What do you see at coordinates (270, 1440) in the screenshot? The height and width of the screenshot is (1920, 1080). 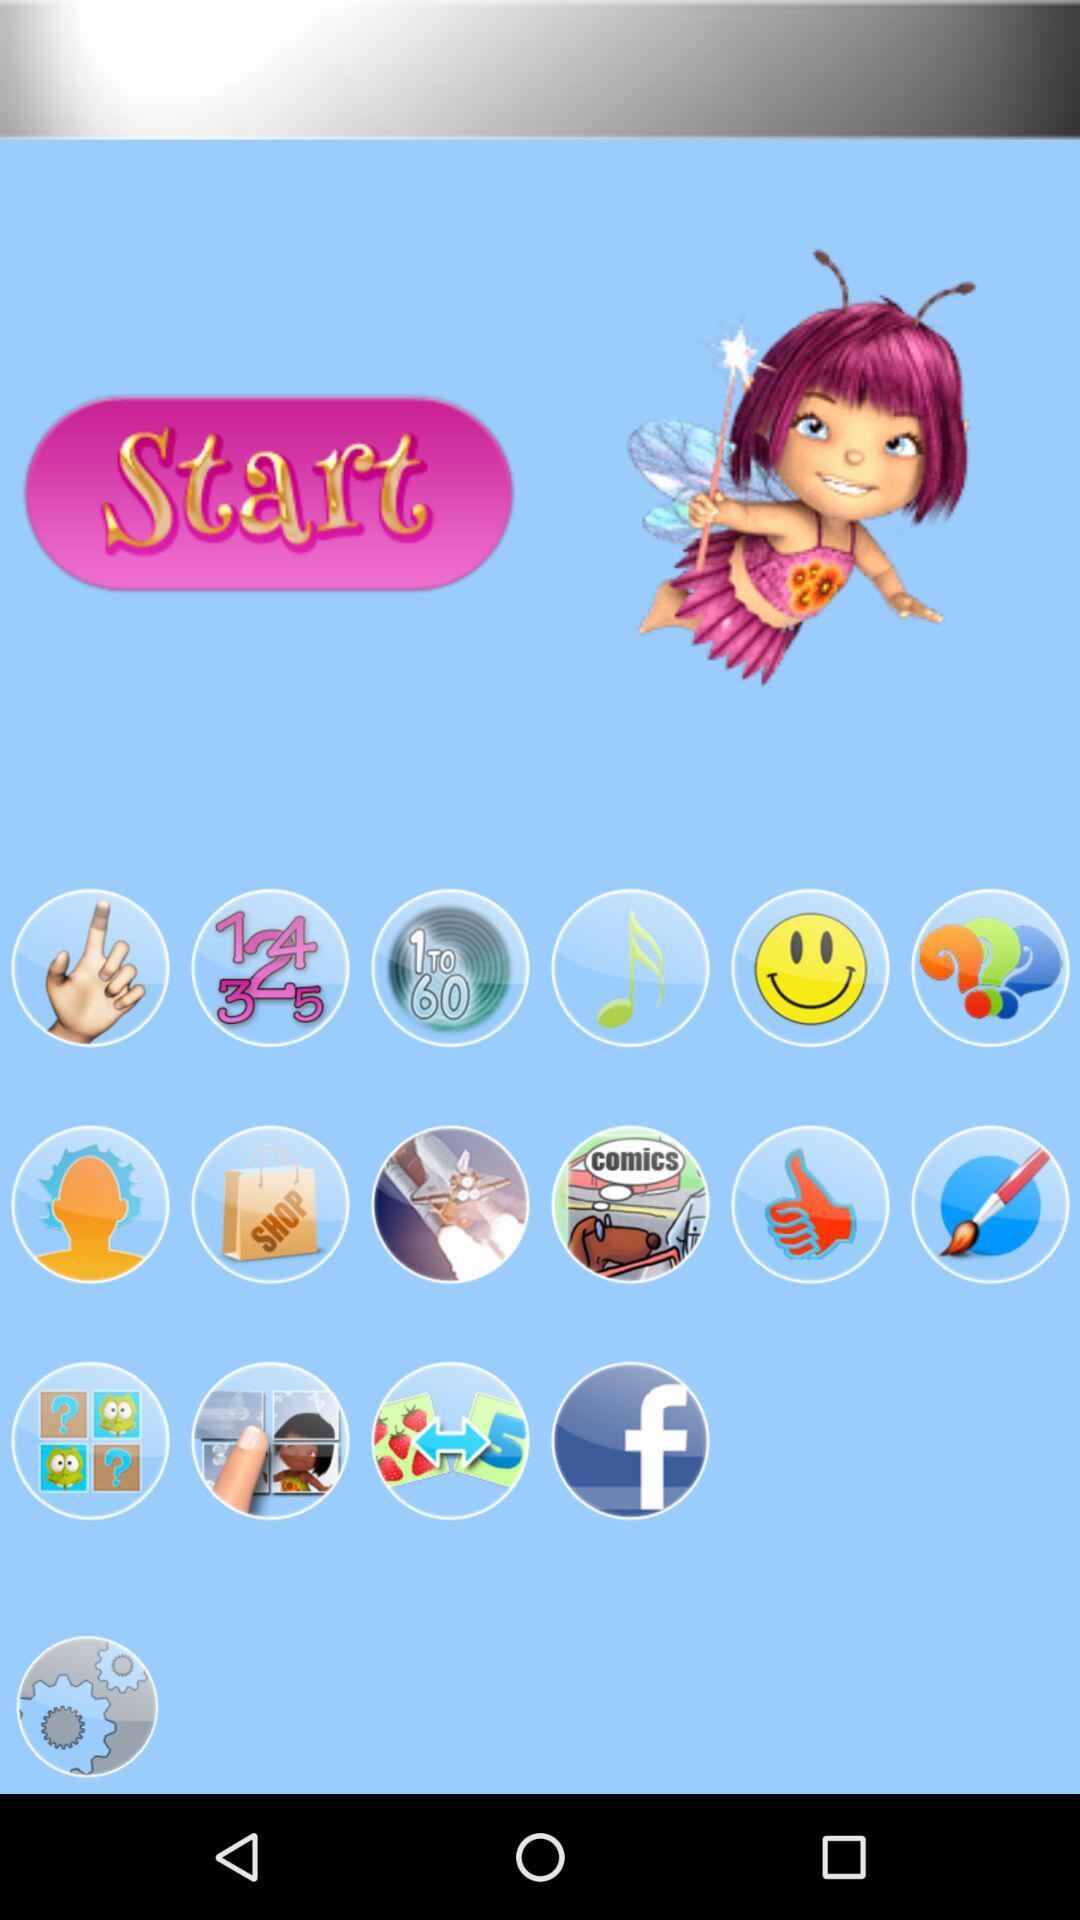 I see `the image in third line second image` at bounding box center [270, 1440].